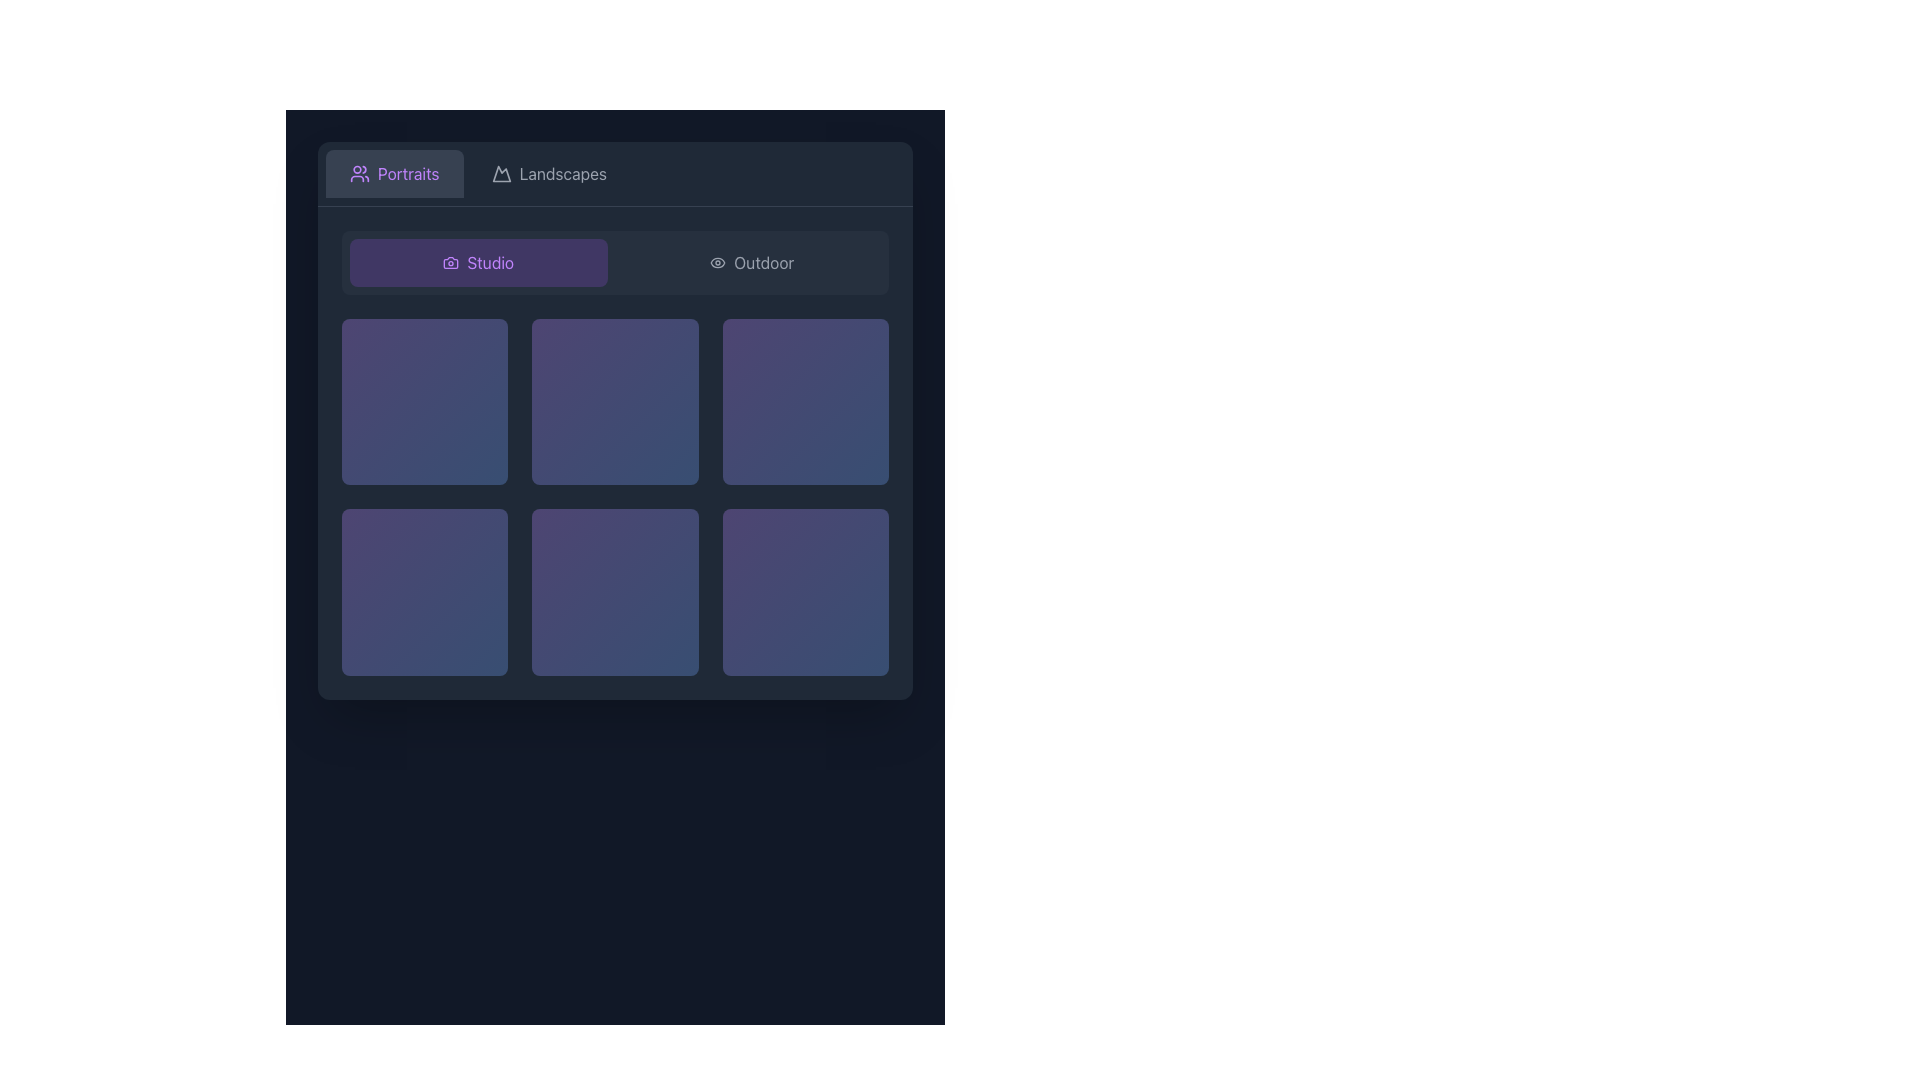 This screenshot has height=1080, width=1920. What do you see at coordinates (718, 261) in the screenshot?
I see `the outer arc of the eye icon in the 'Outdoor' tab` at bounding box center [718, 261].